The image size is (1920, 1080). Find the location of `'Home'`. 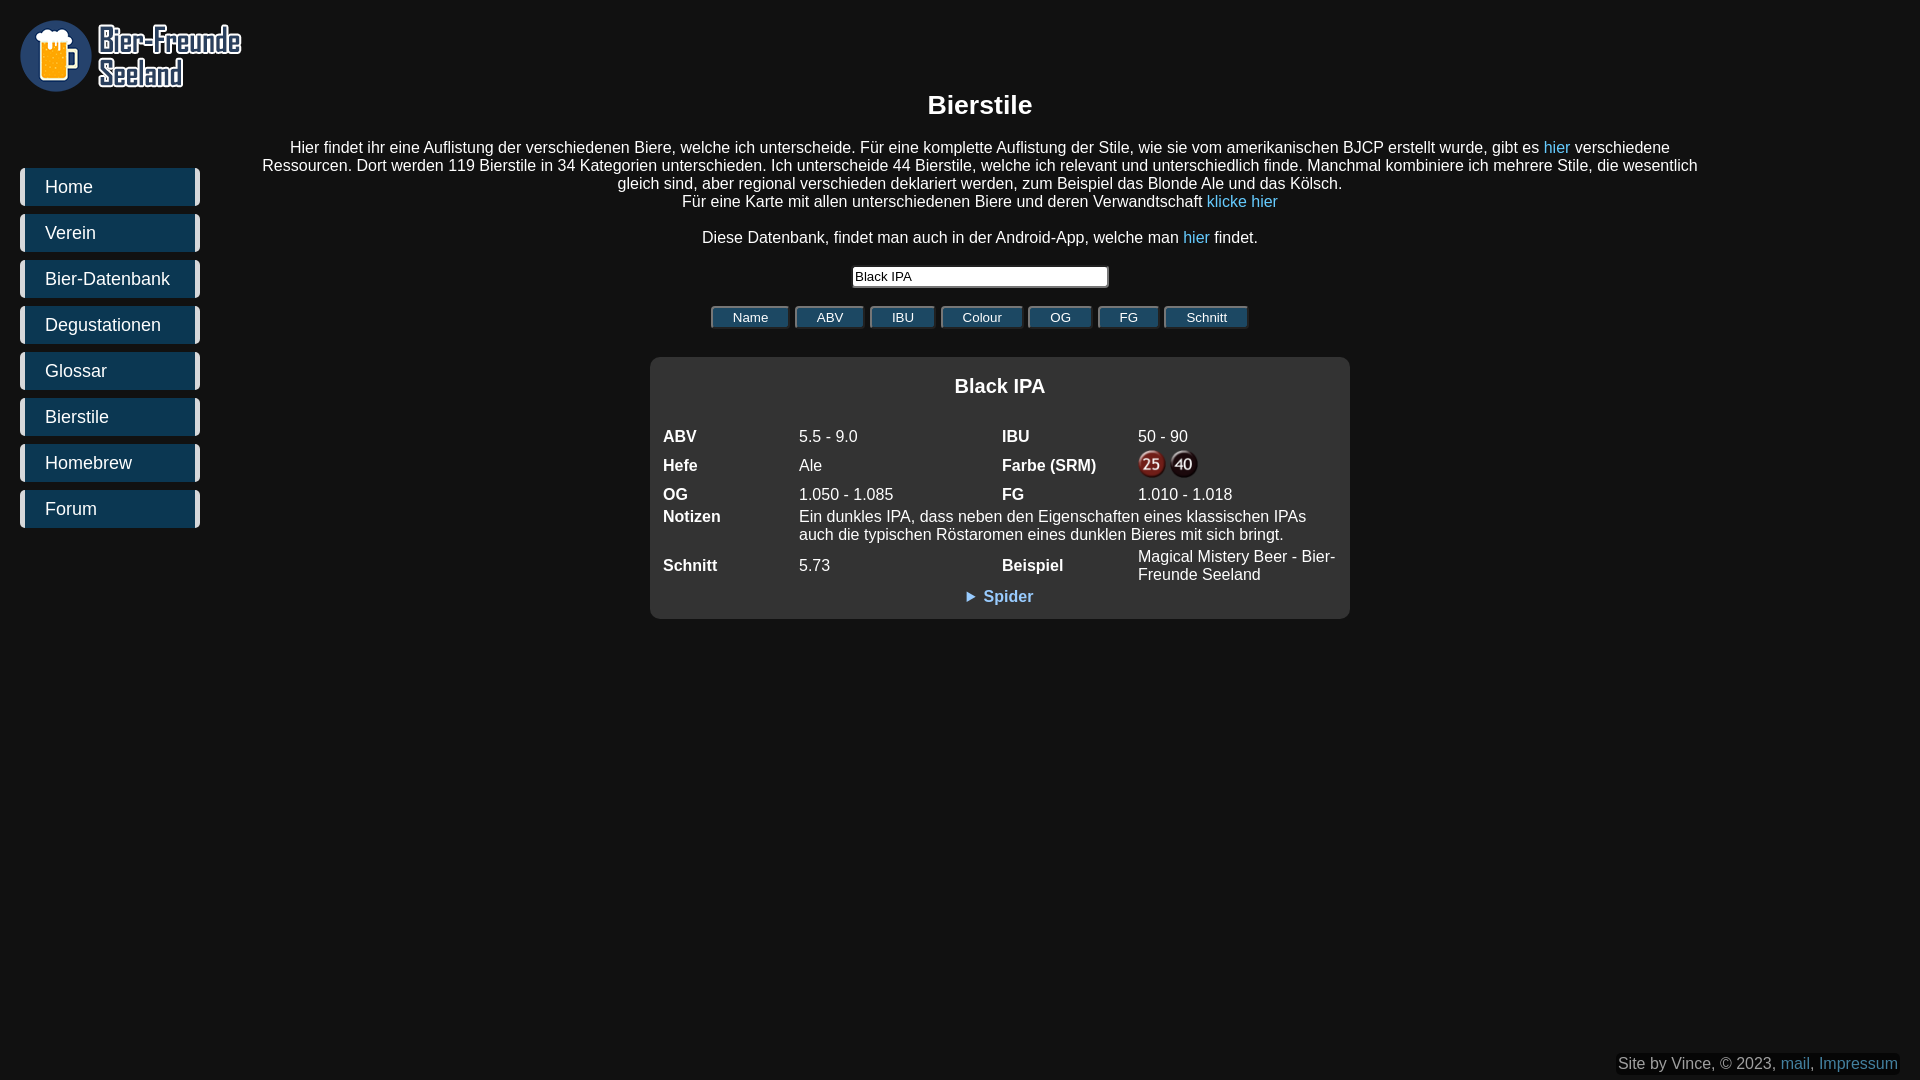

'Home' is located at coordinates (109, 186).